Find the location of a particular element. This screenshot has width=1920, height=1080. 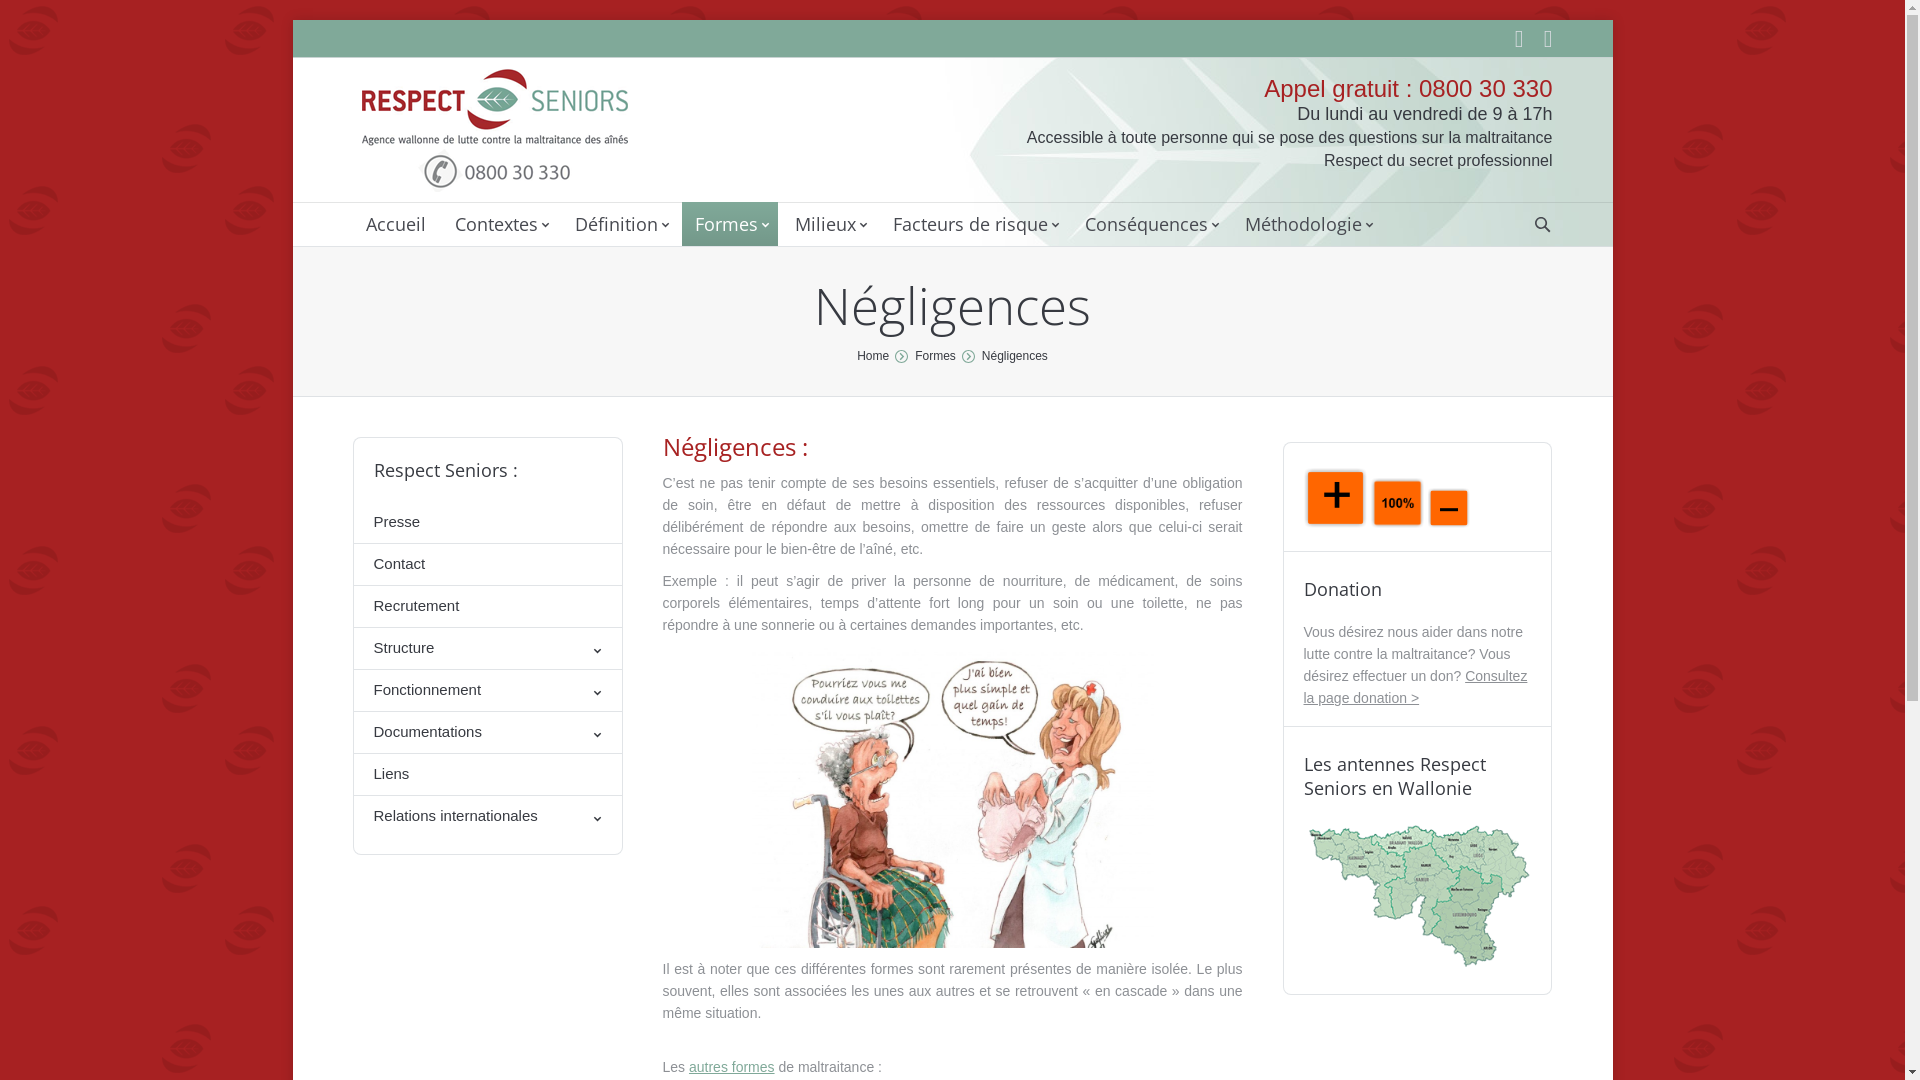

'Liens' is located at coordinates (354, 773).